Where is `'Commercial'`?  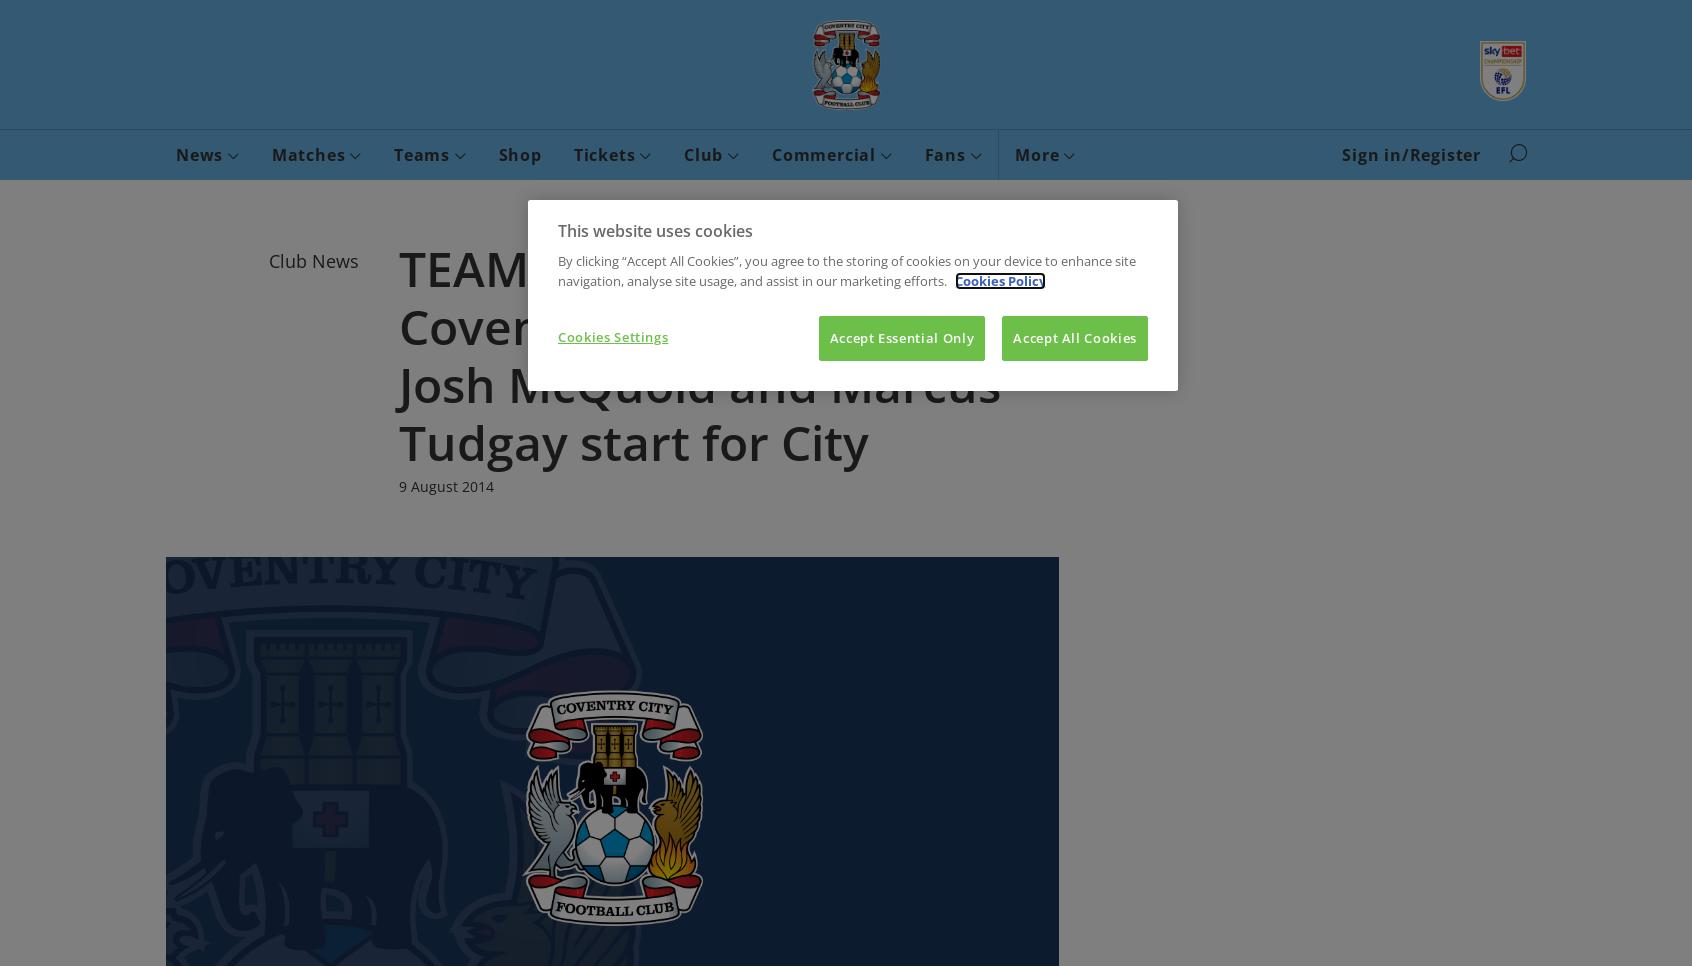
'Commercial' is located at coordinates (770, 154).